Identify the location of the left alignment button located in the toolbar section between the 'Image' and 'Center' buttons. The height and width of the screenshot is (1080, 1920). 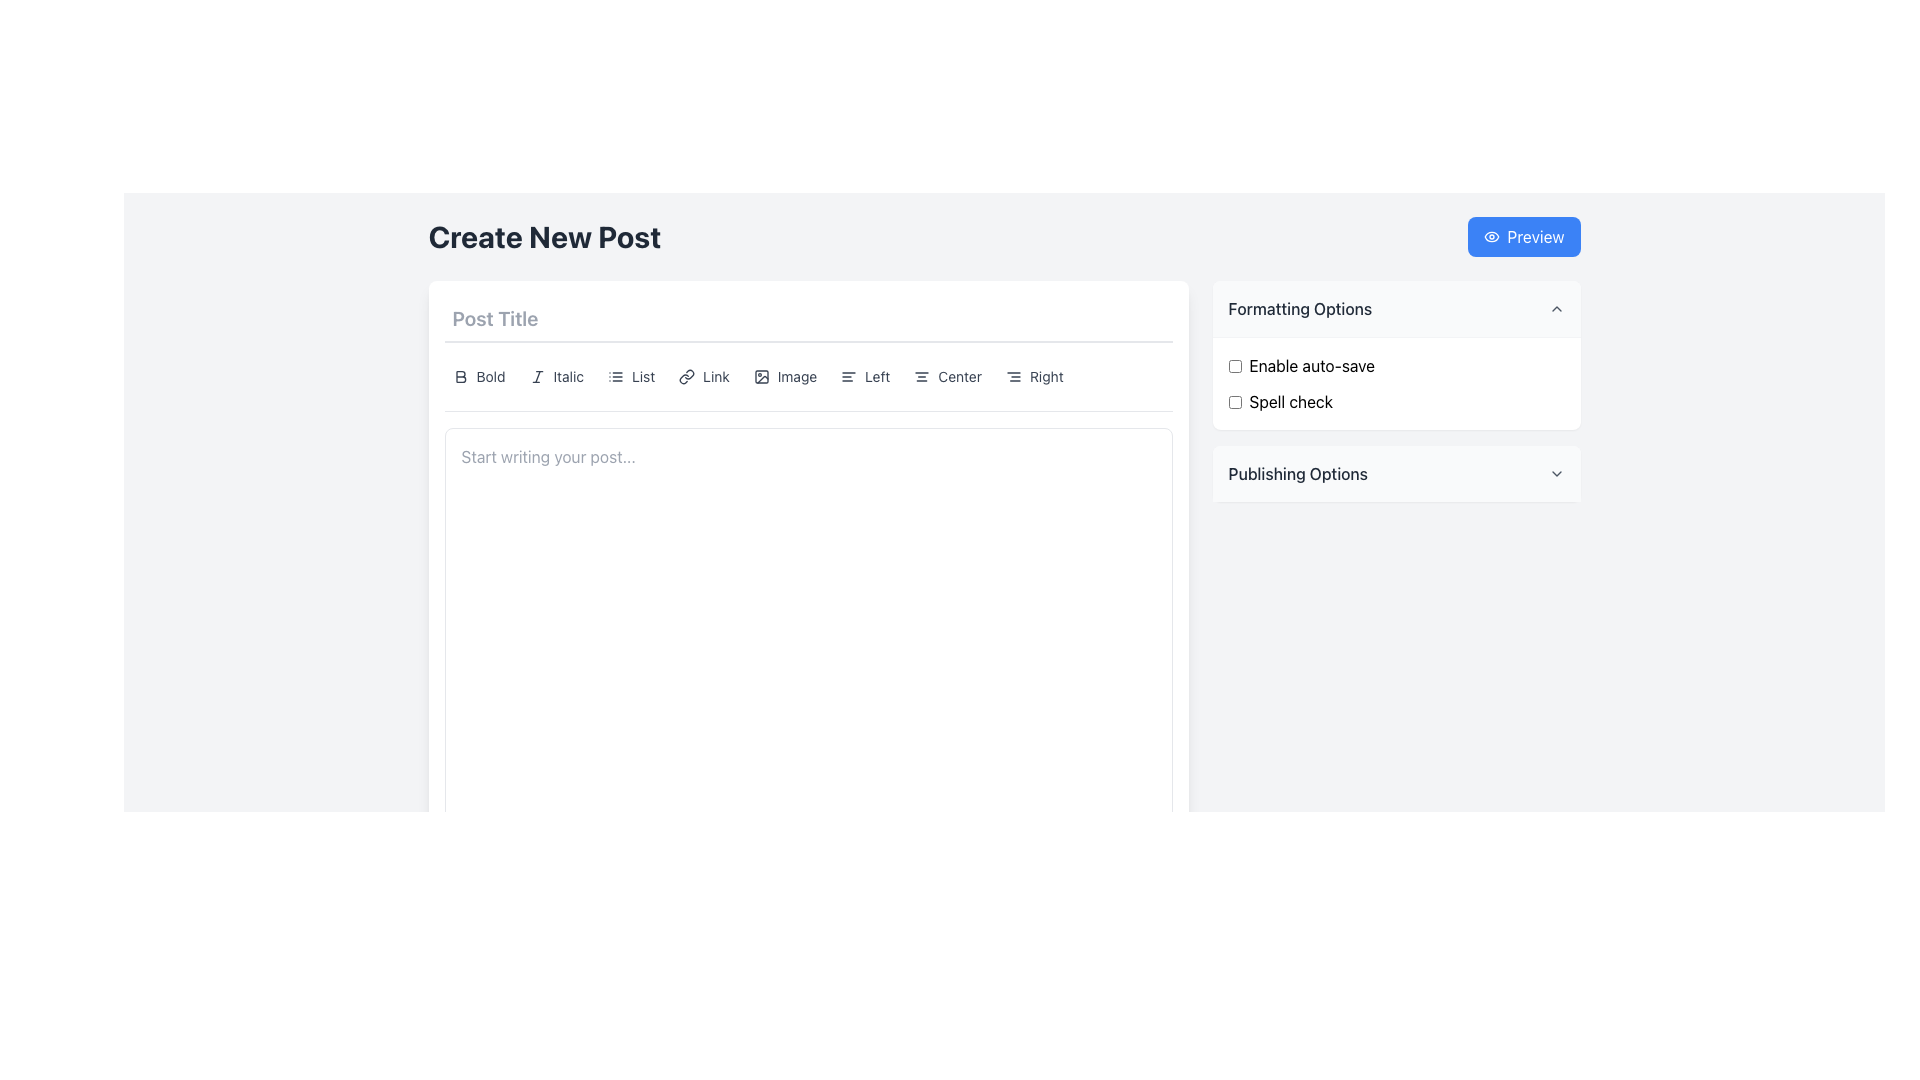
(865, 377).